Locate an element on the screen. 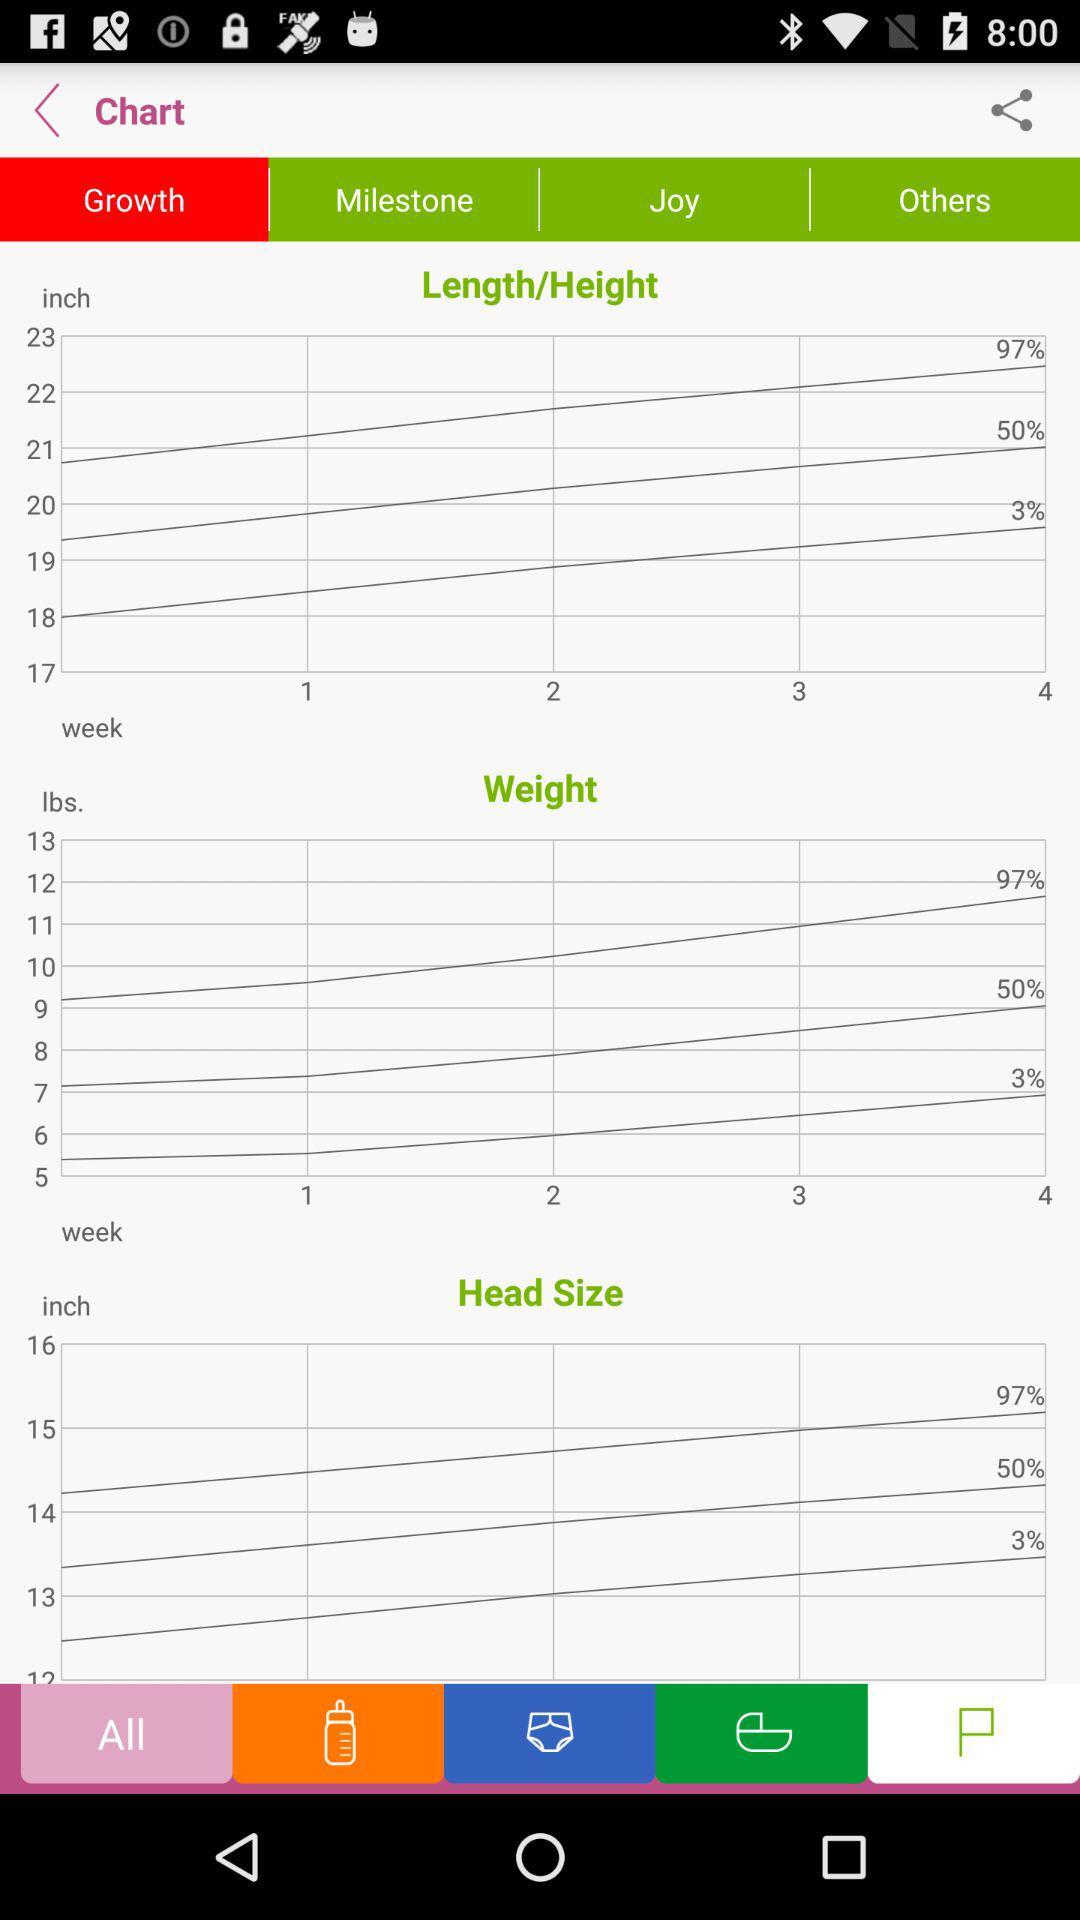 The width and height of the screenshot is (1080, 1920). share is located at coordinates (1022, 109).